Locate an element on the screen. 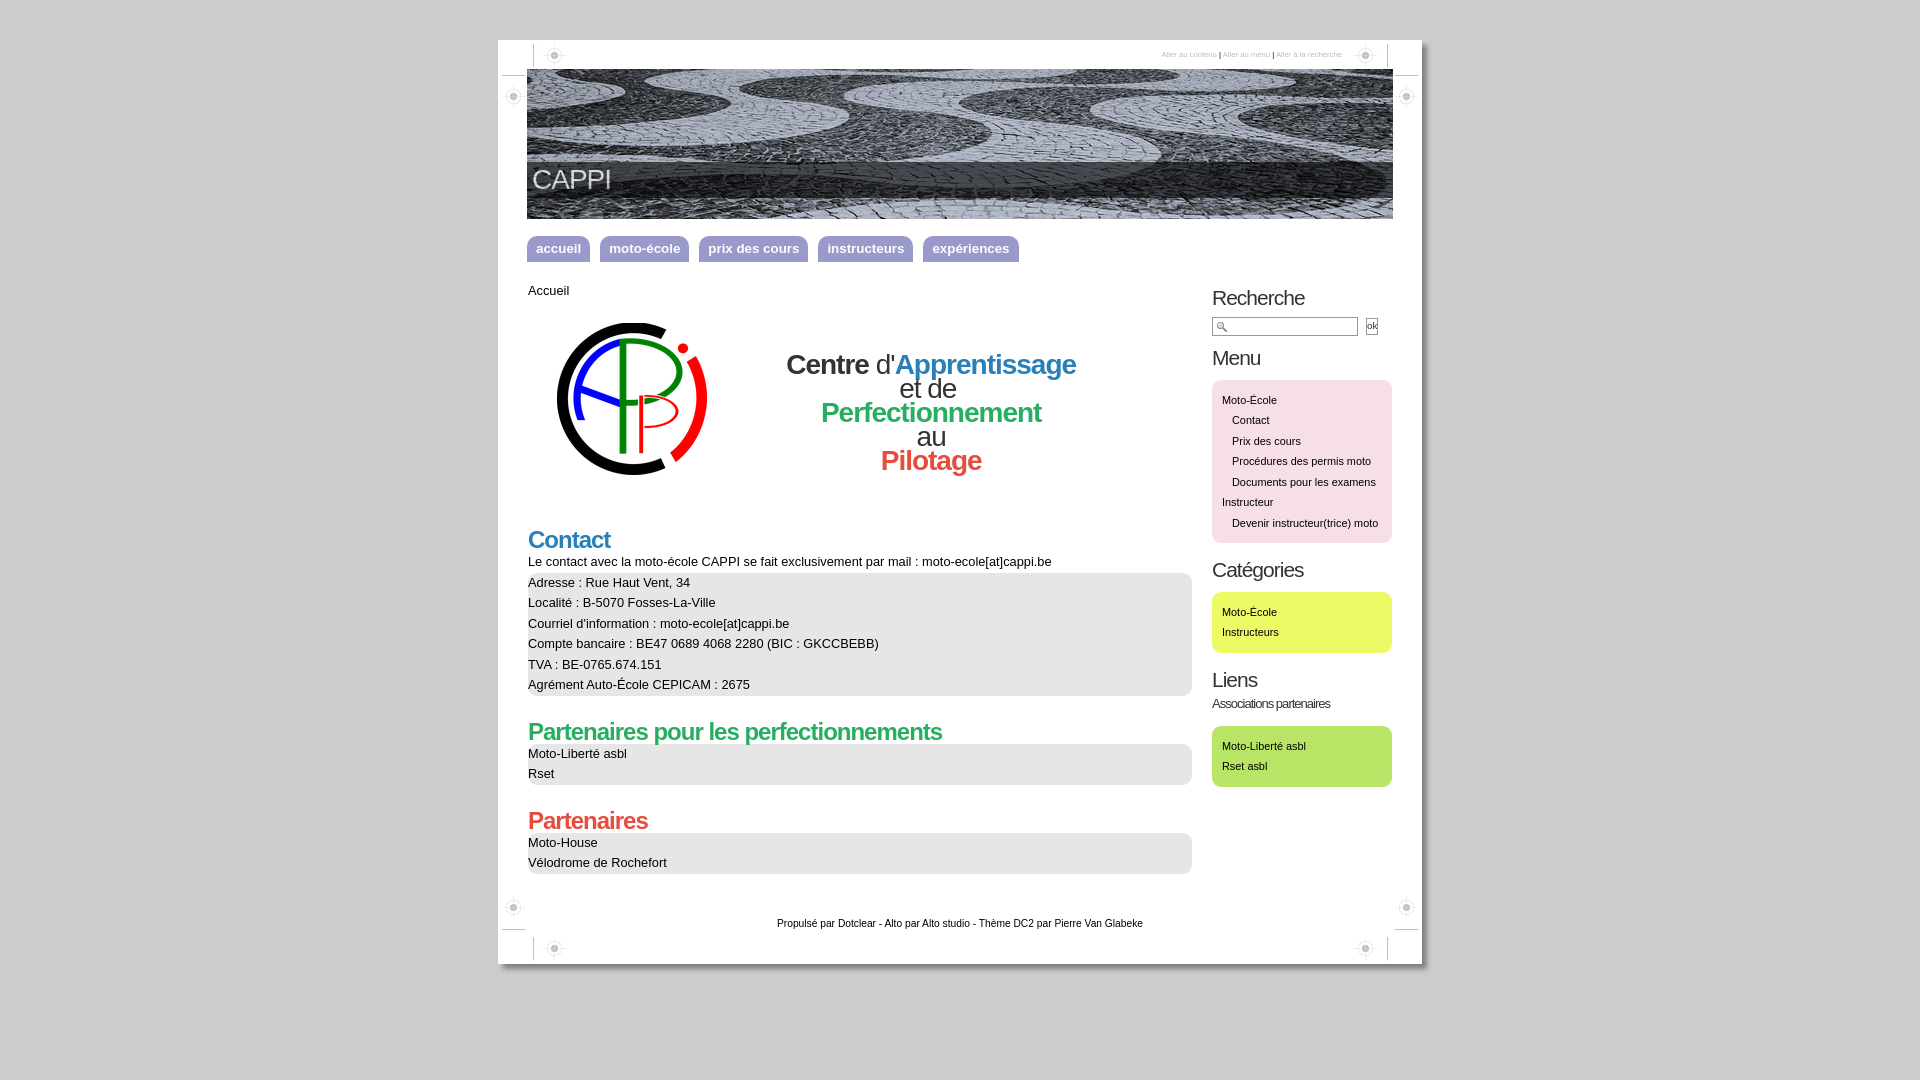 This screenshot has width=1920, height=1080. 'Instructeur' is located at coordinates (1246, 500).